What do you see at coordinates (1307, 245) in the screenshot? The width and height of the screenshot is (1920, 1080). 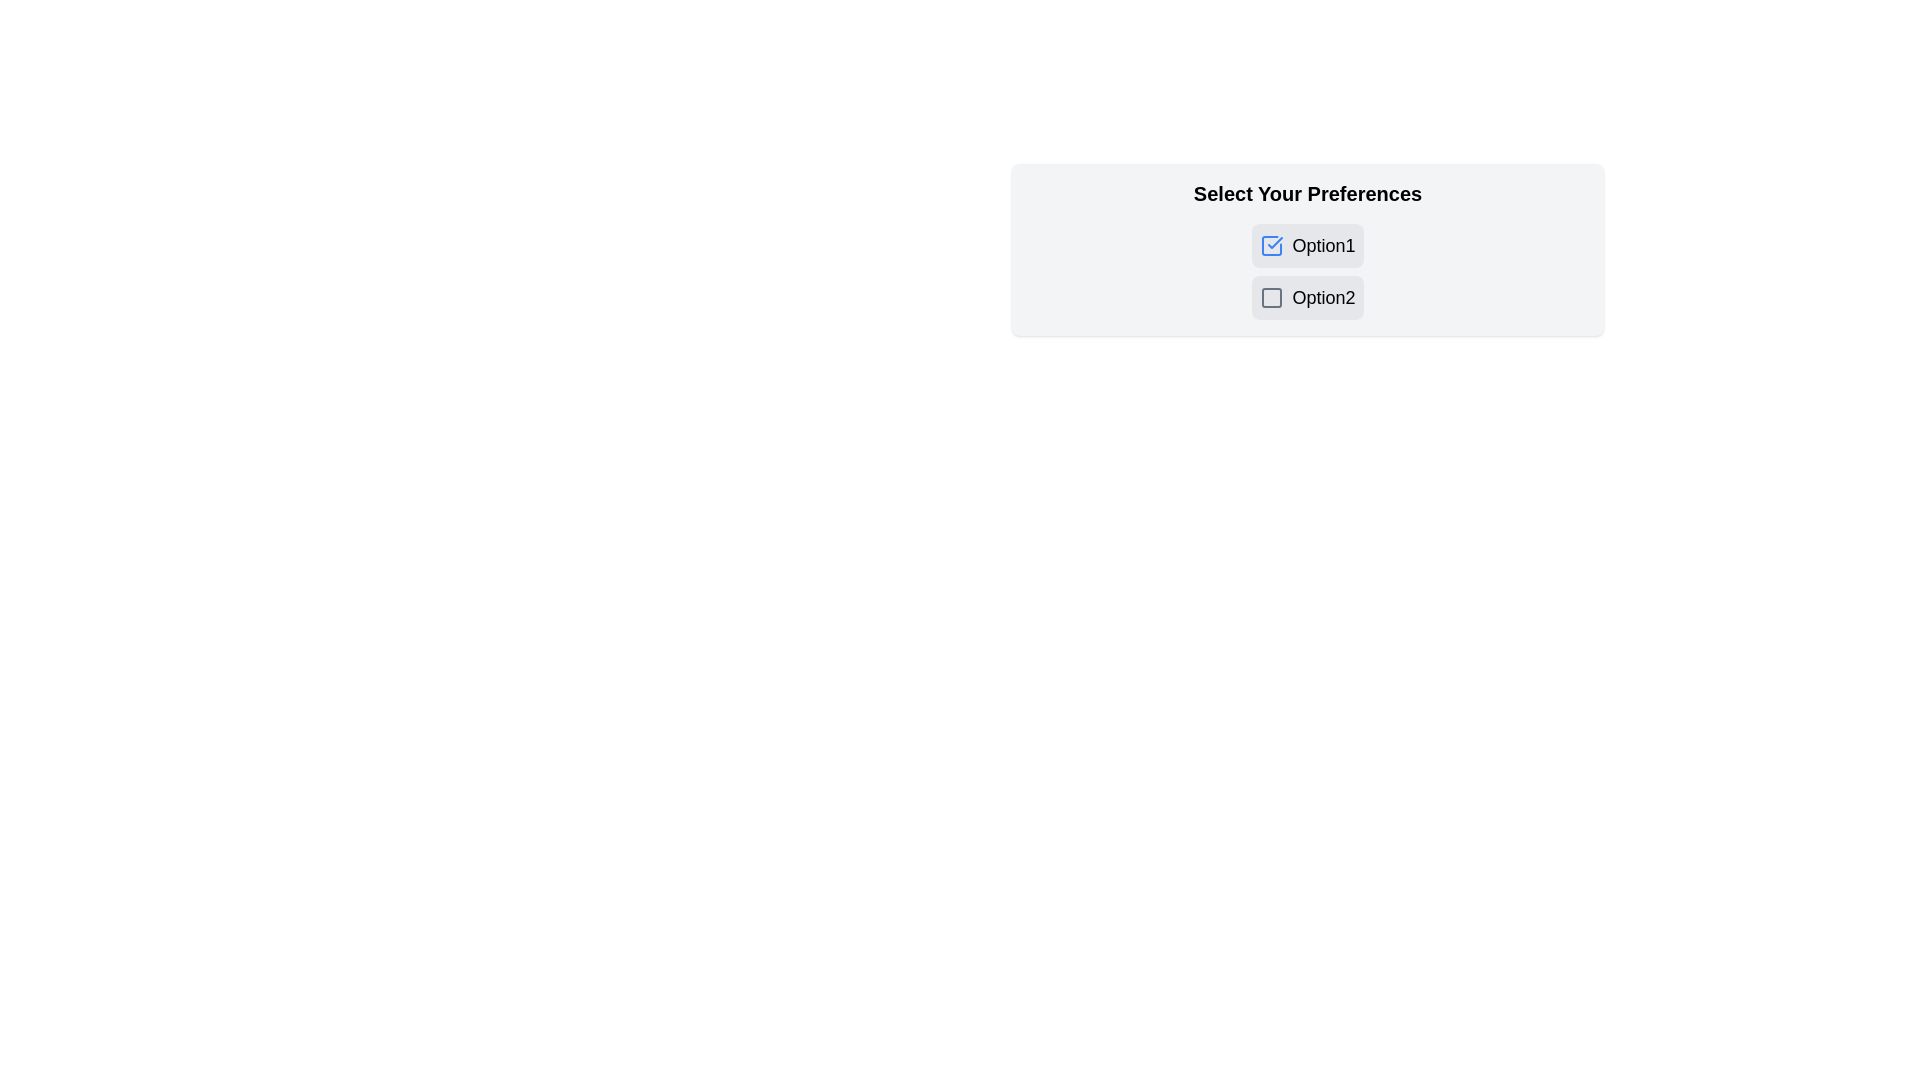 I see `the Checkbox input for 'Option1' to change its background color` at bounding box center [1307, 245].